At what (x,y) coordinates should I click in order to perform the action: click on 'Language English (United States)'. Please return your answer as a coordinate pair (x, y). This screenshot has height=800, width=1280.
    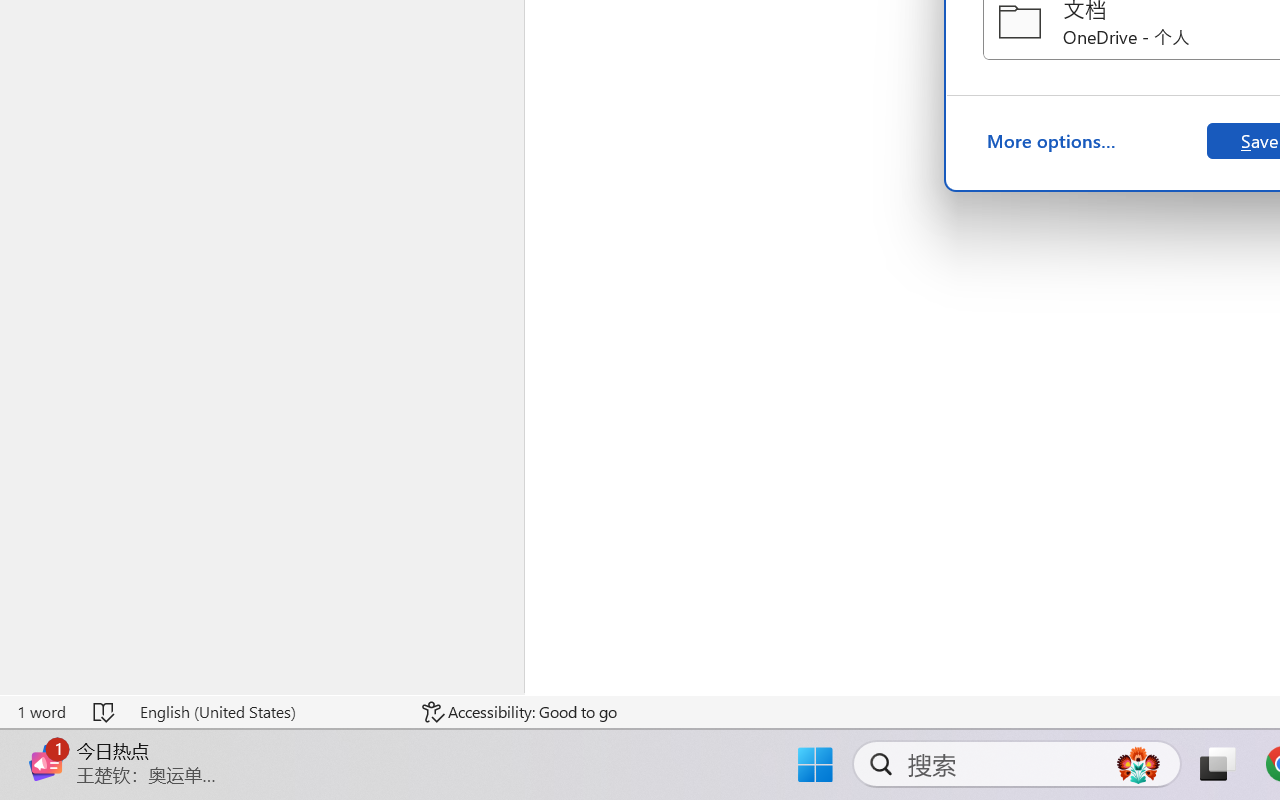
    Looking at the image, I should click on (266, 711).